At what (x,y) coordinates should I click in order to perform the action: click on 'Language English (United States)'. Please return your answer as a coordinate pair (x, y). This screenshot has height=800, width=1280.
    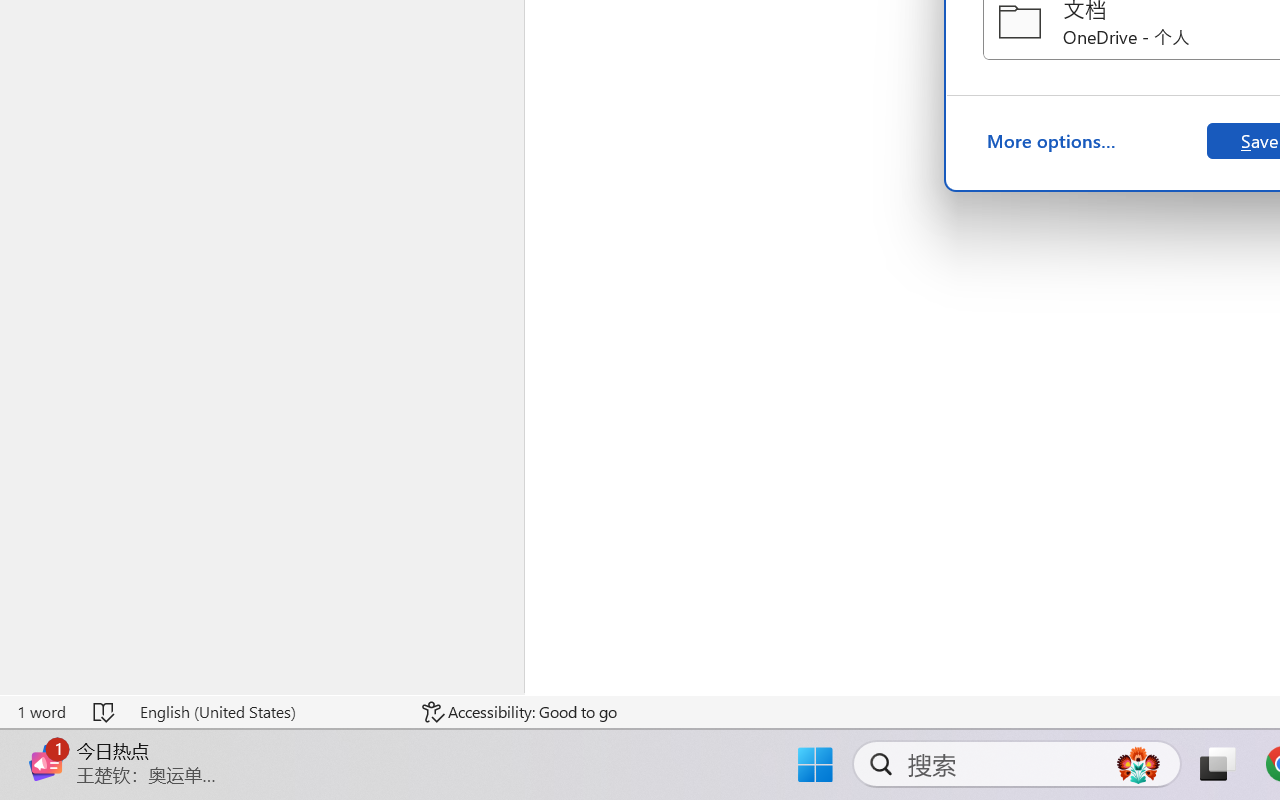
    Looking at the image, I should click on (266, 711).